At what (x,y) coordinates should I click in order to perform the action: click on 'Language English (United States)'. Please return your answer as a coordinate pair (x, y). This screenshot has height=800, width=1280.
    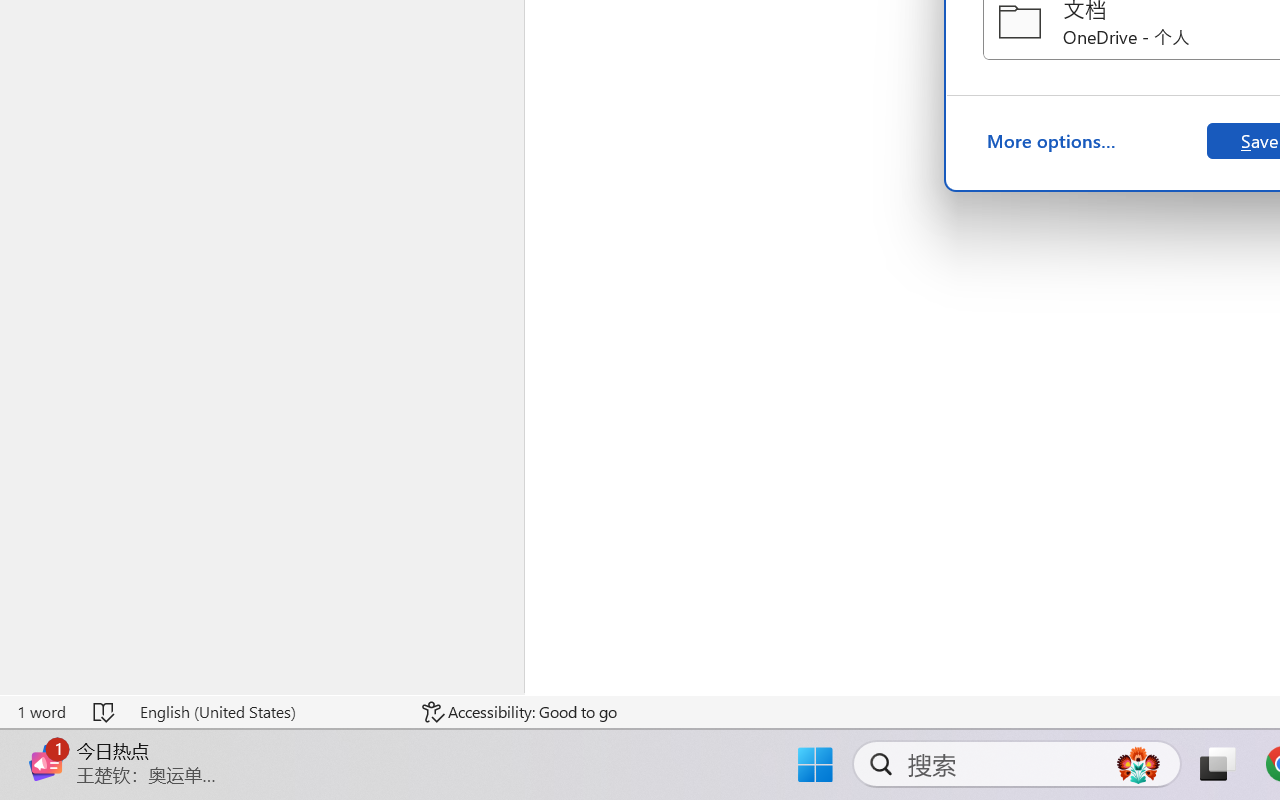
    Looking at the image, I should click on (266, 711).